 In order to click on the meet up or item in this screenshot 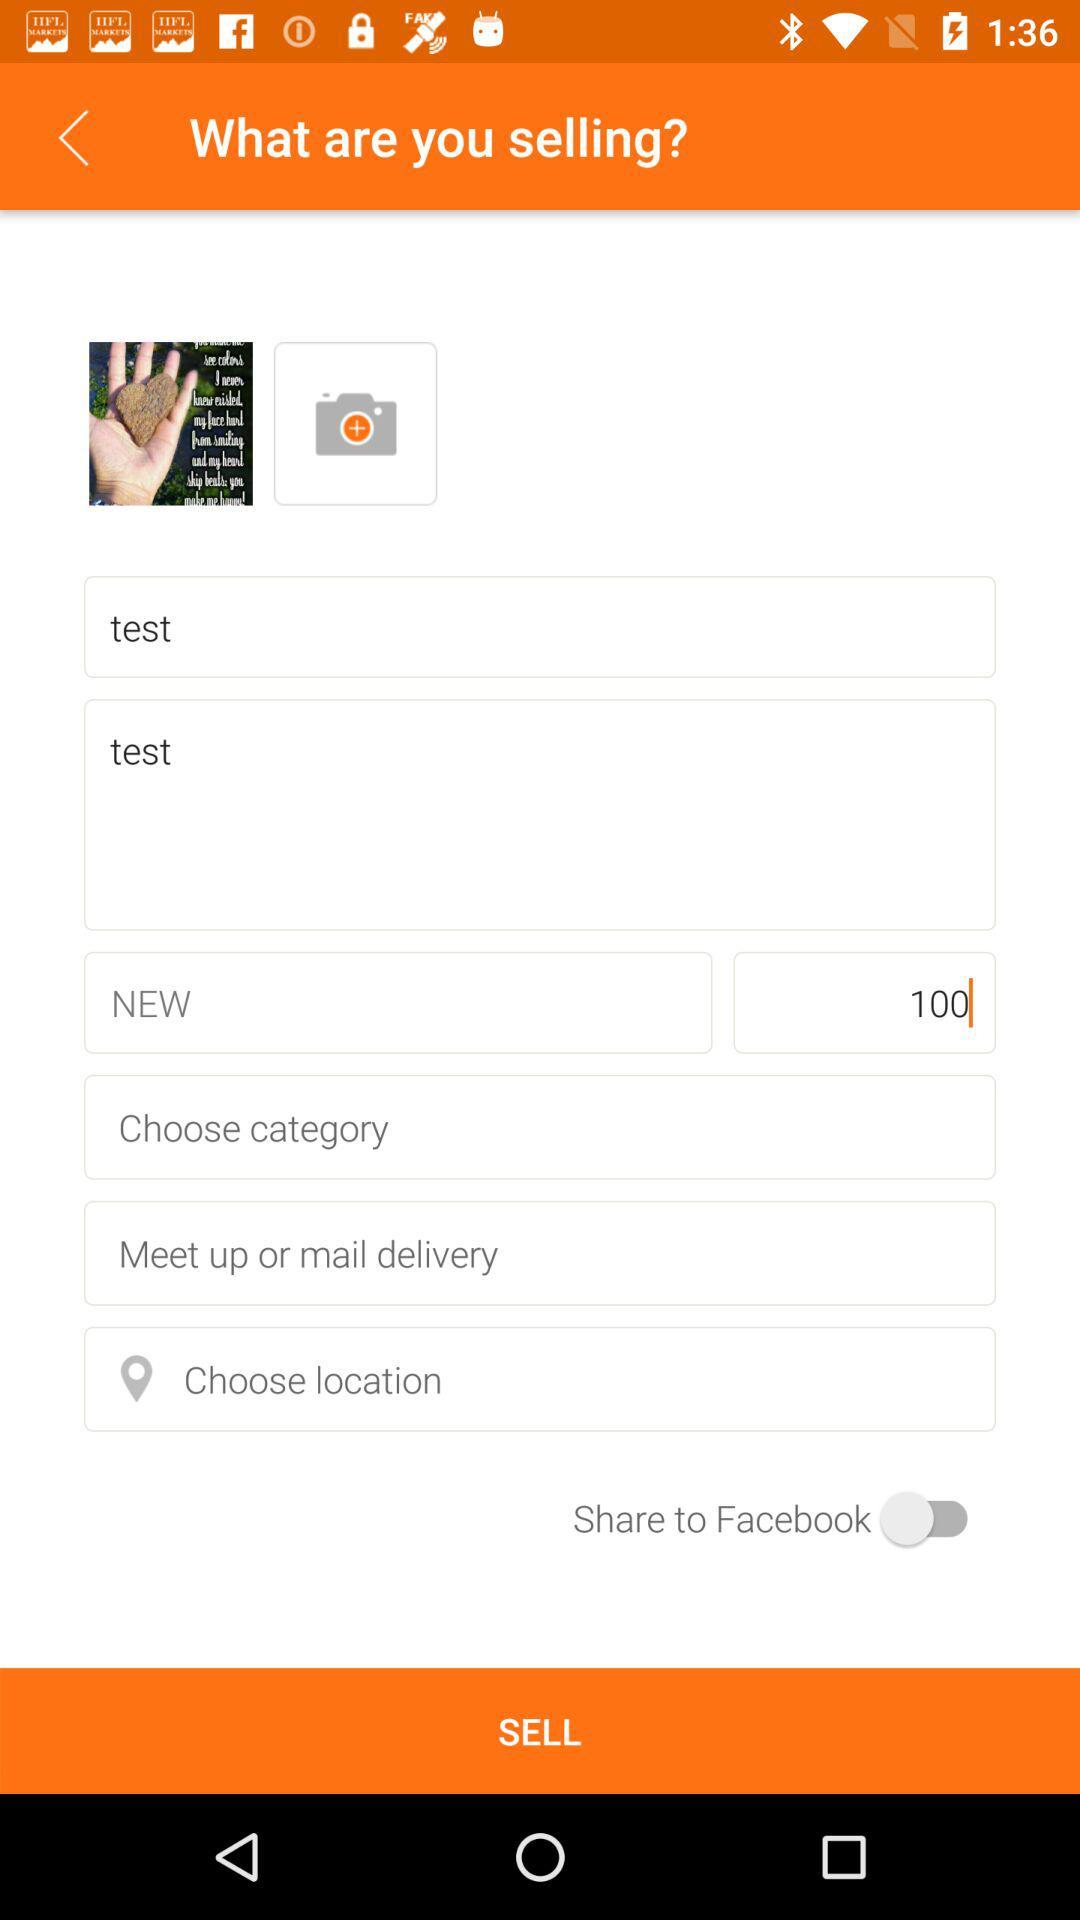, I will do `click(540, 1252)`.